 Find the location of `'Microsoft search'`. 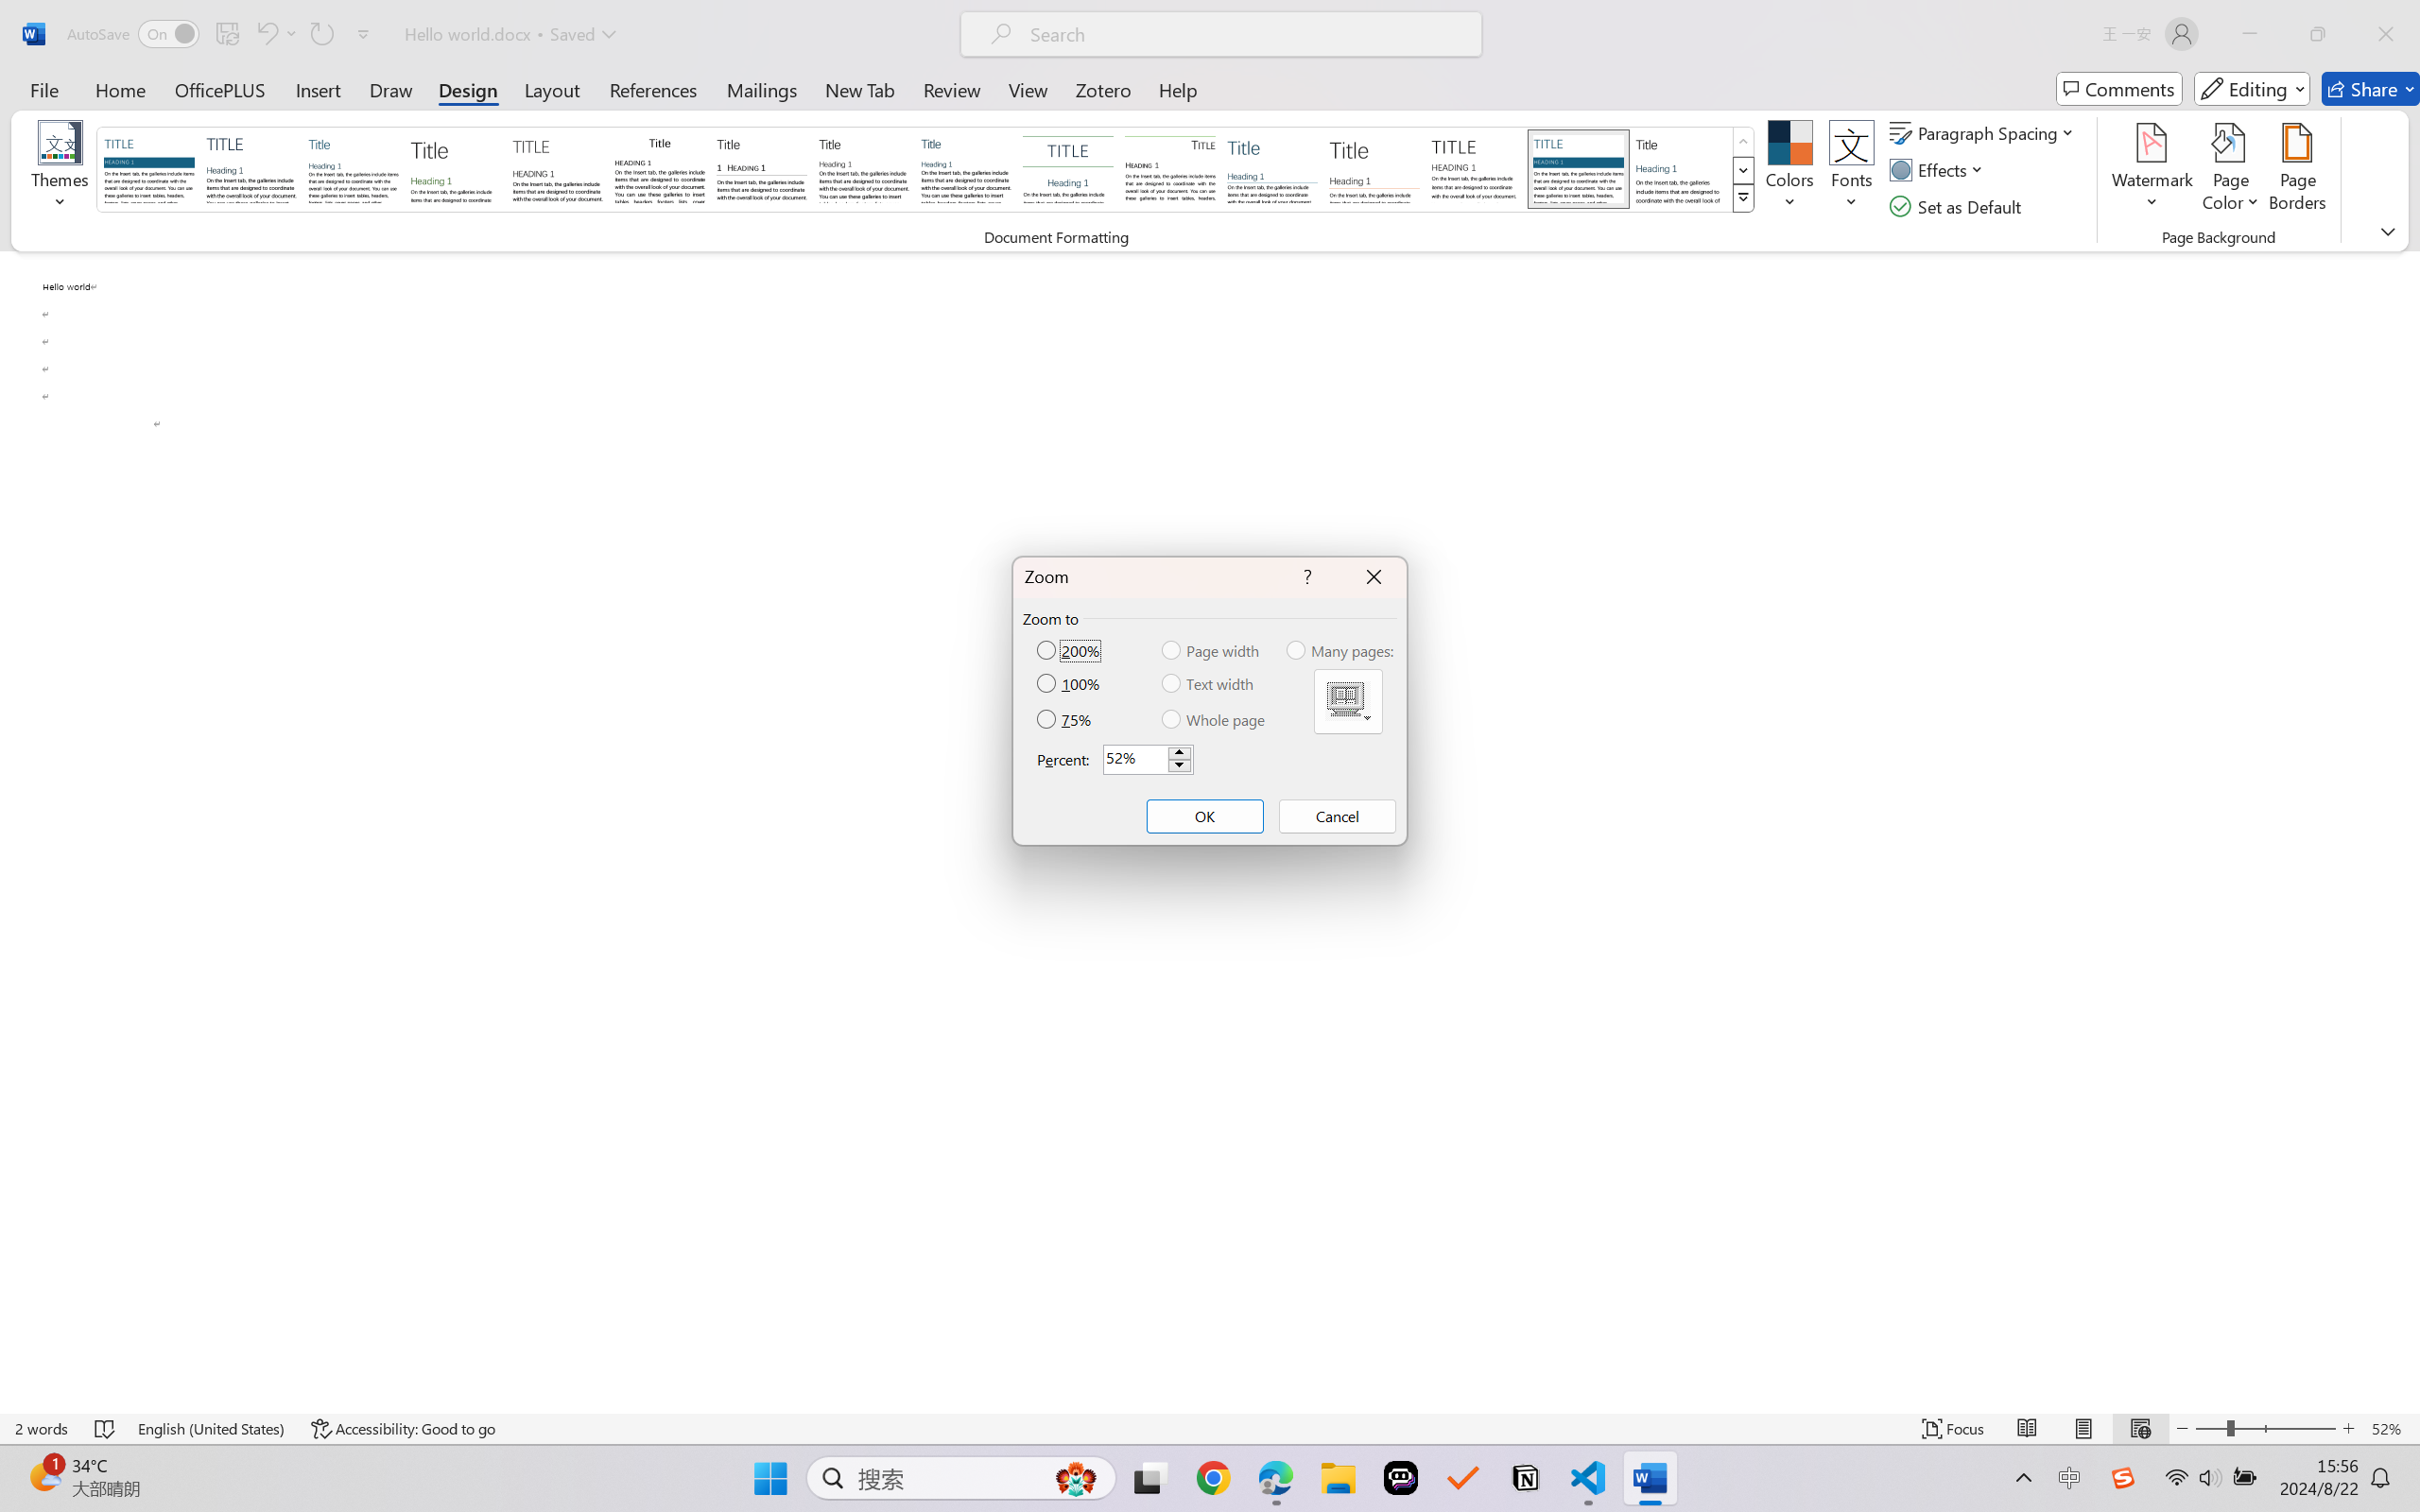

'Microsoft search' is located at coordinates (1246, 33).